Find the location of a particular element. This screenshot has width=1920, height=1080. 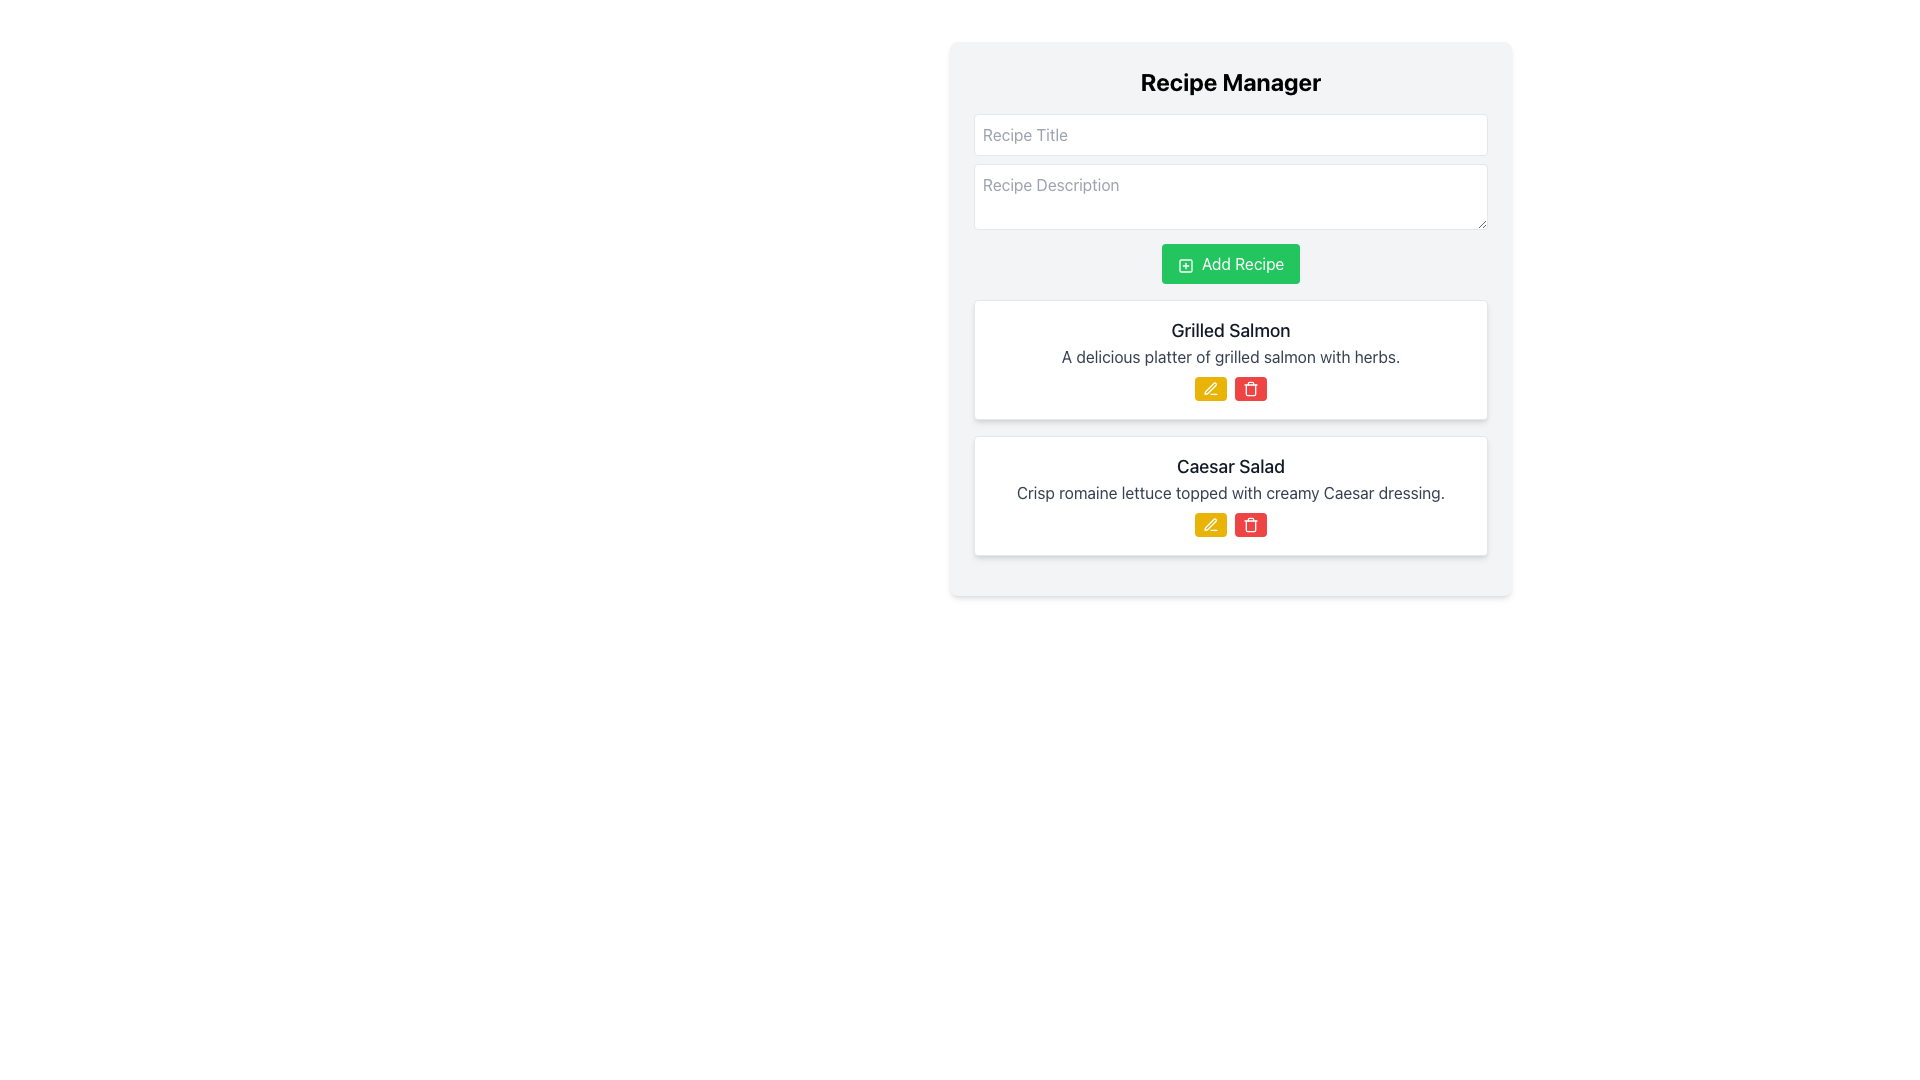

the small red rectangular button with rounded corners that has a white trash can icon, which is the second button in the button group located in the bottom-right corner of the 'Caesar Salad' recipe card is located at coordinates (1250, 523).